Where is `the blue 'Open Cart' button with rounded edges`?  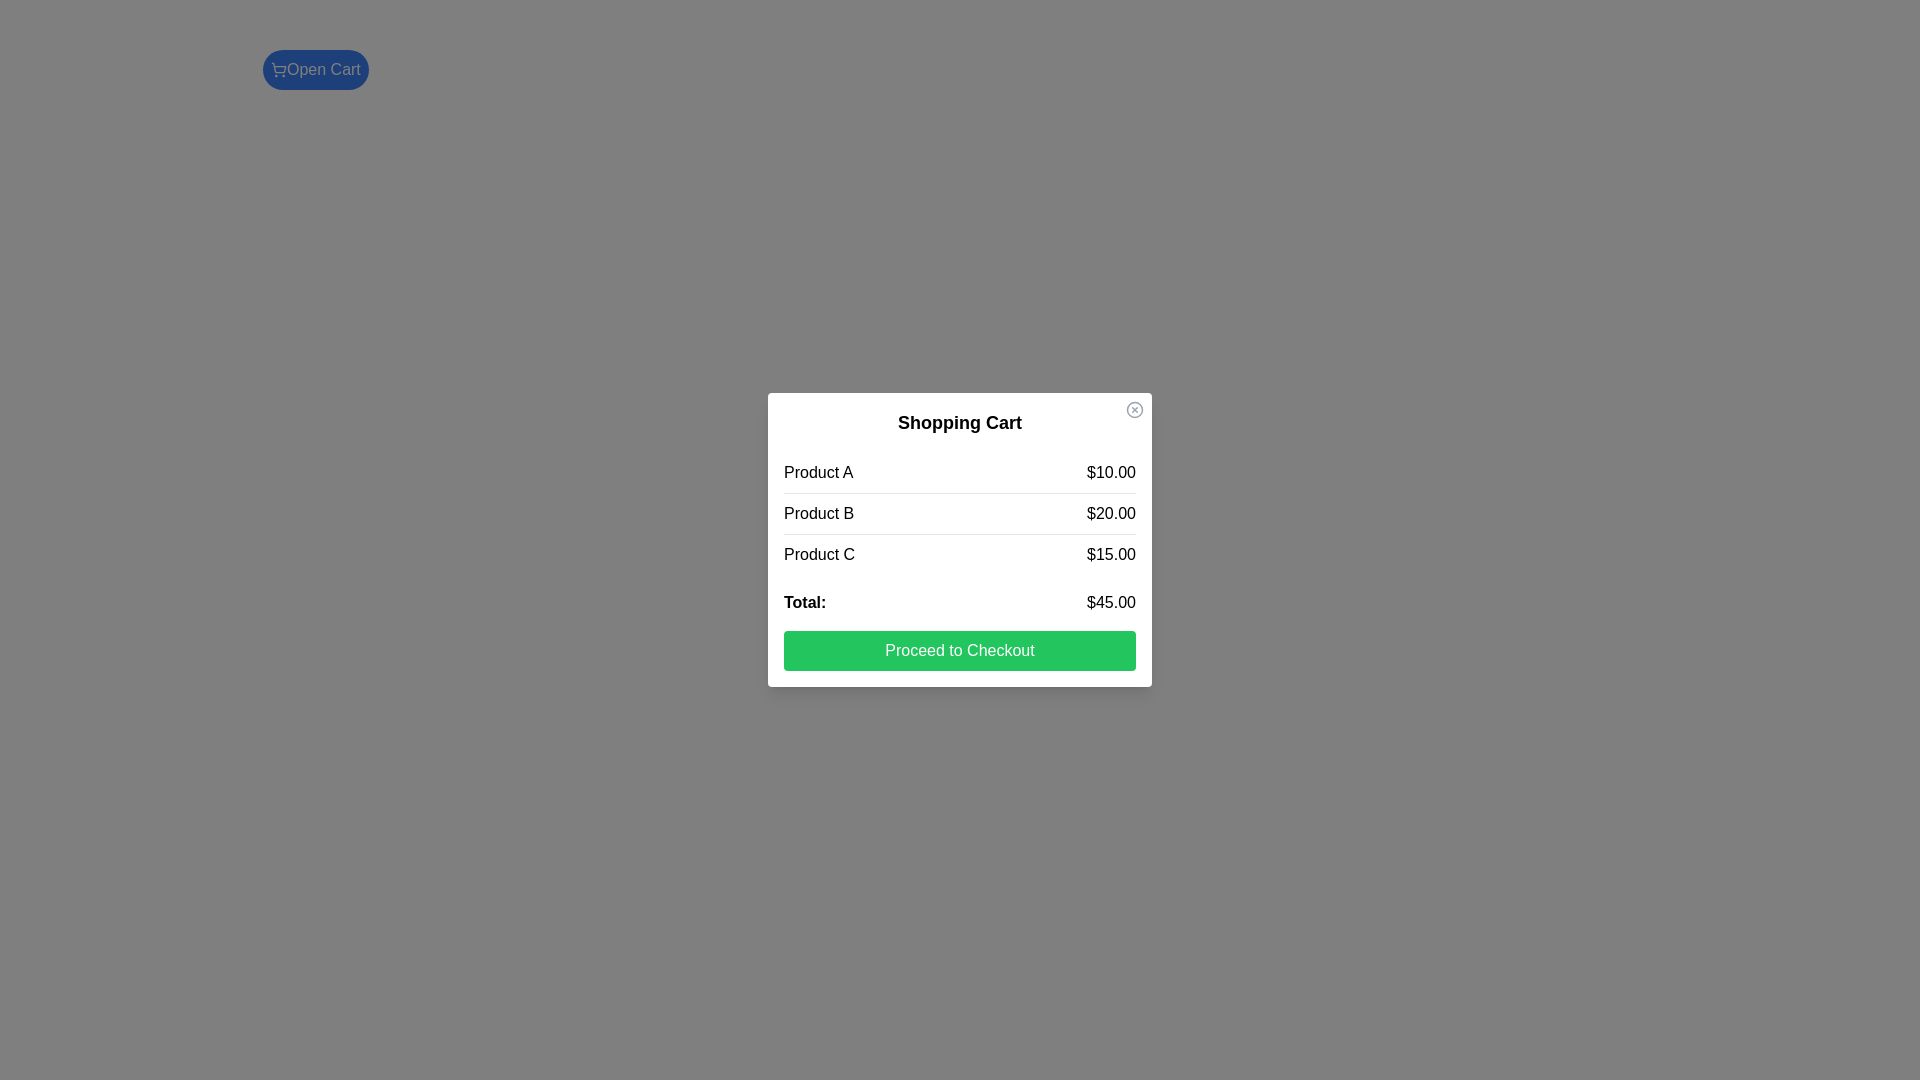 the blue 'Open Cart' button with rounded edges is located at coordinates (314, 68).